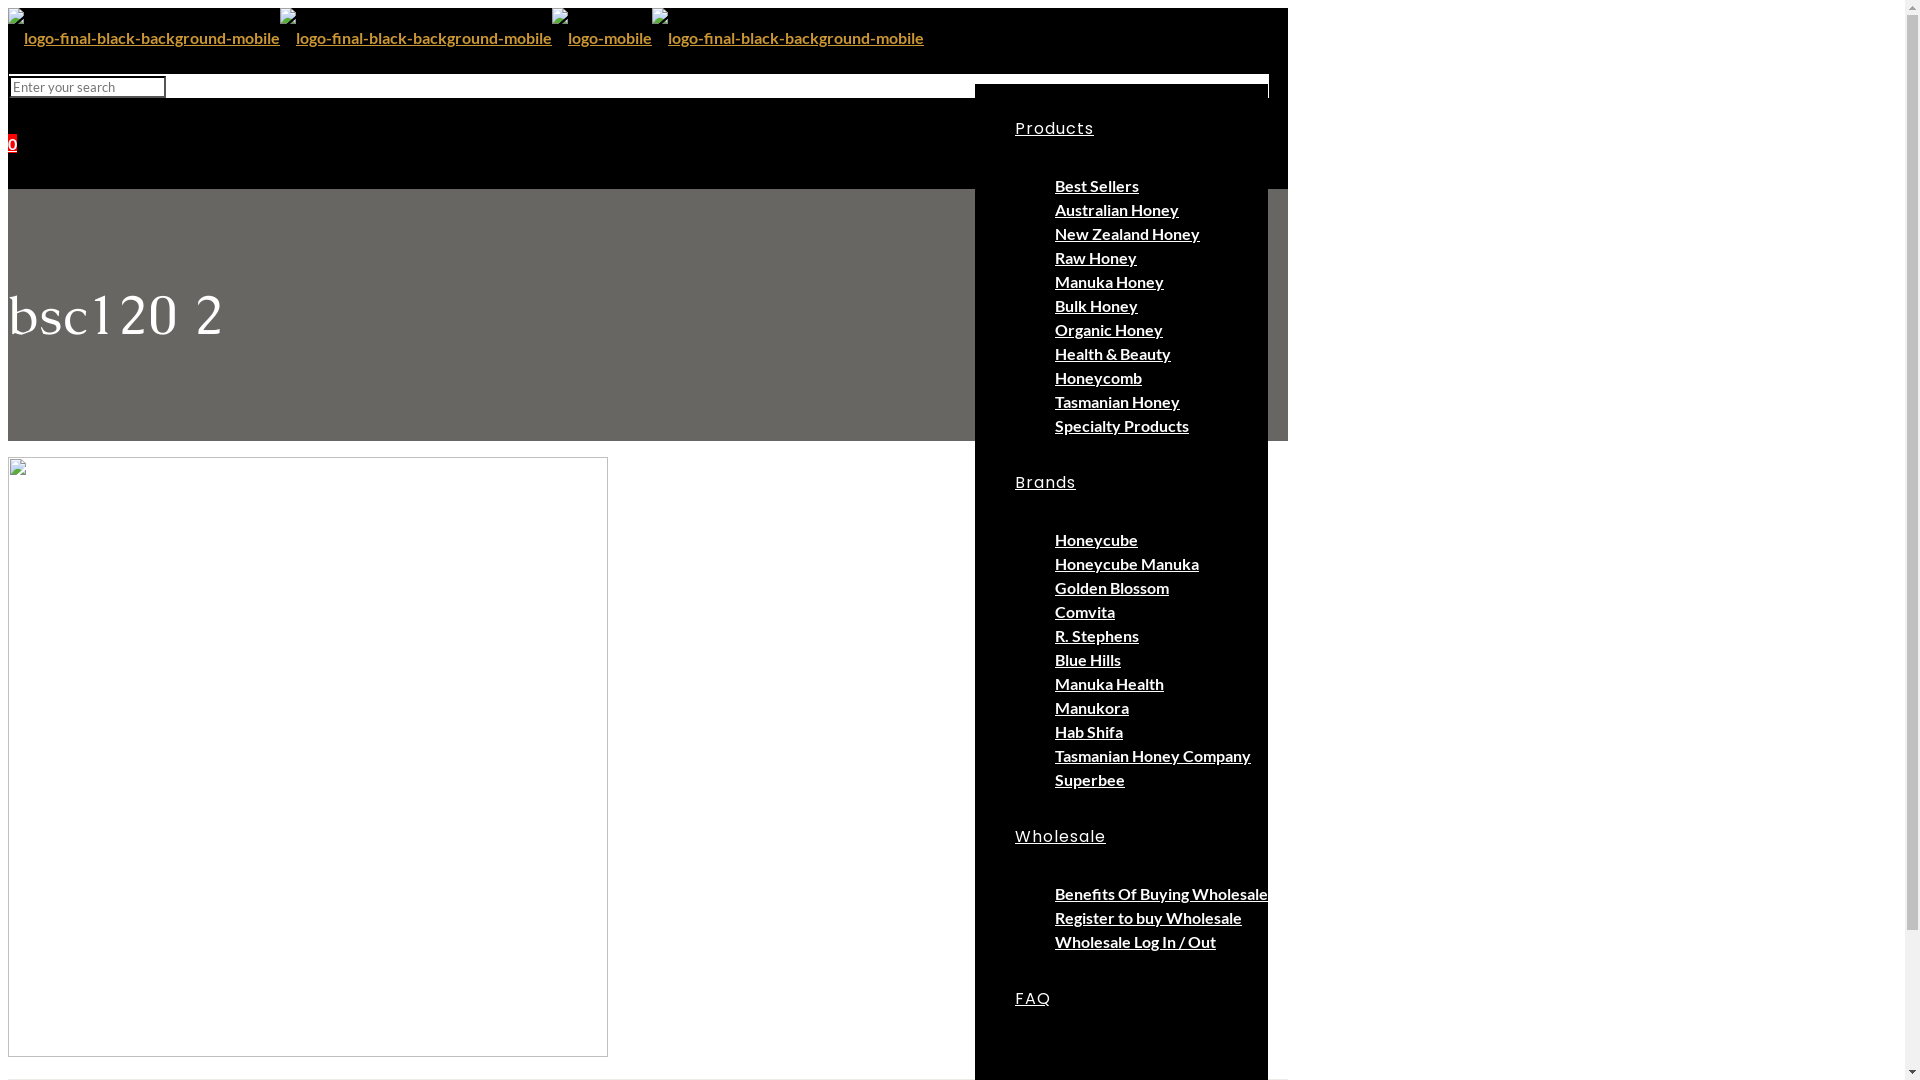 This screenshot has height=1080, width=1920. I want to click on 'Wholesale', so click(1059, 836).